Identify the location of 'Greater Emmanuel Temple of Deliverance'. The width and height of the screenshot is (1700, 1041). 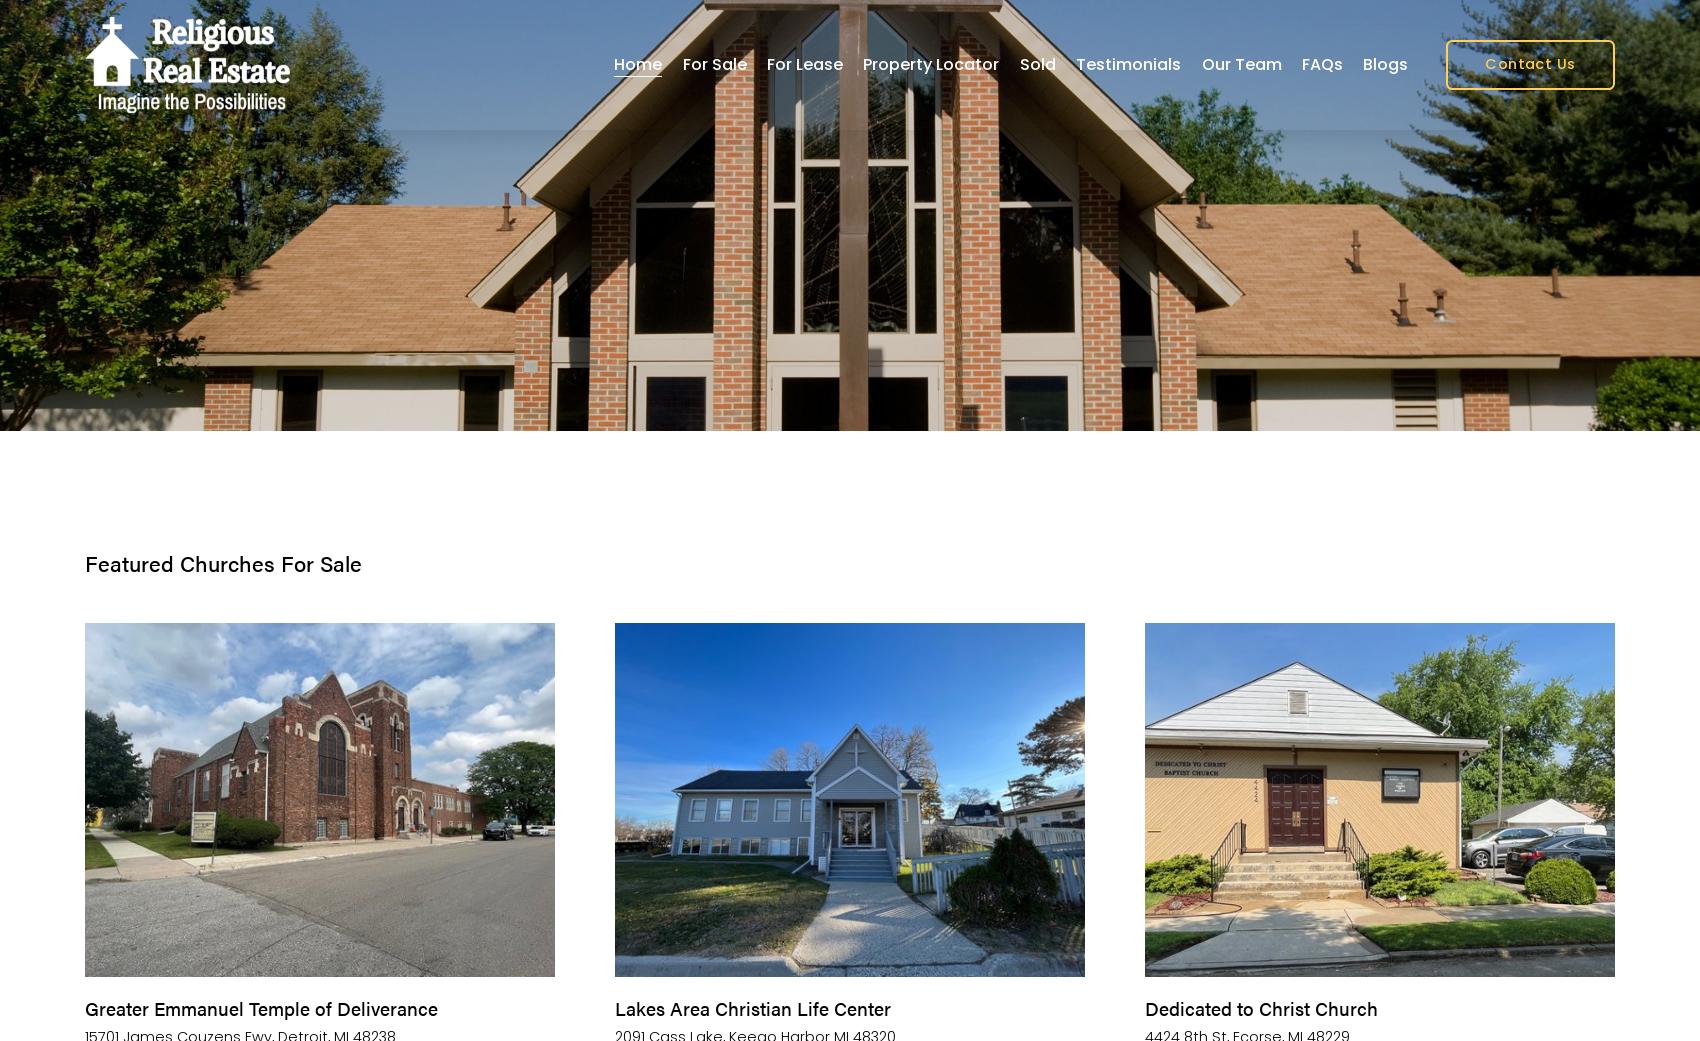
(261, 1006).